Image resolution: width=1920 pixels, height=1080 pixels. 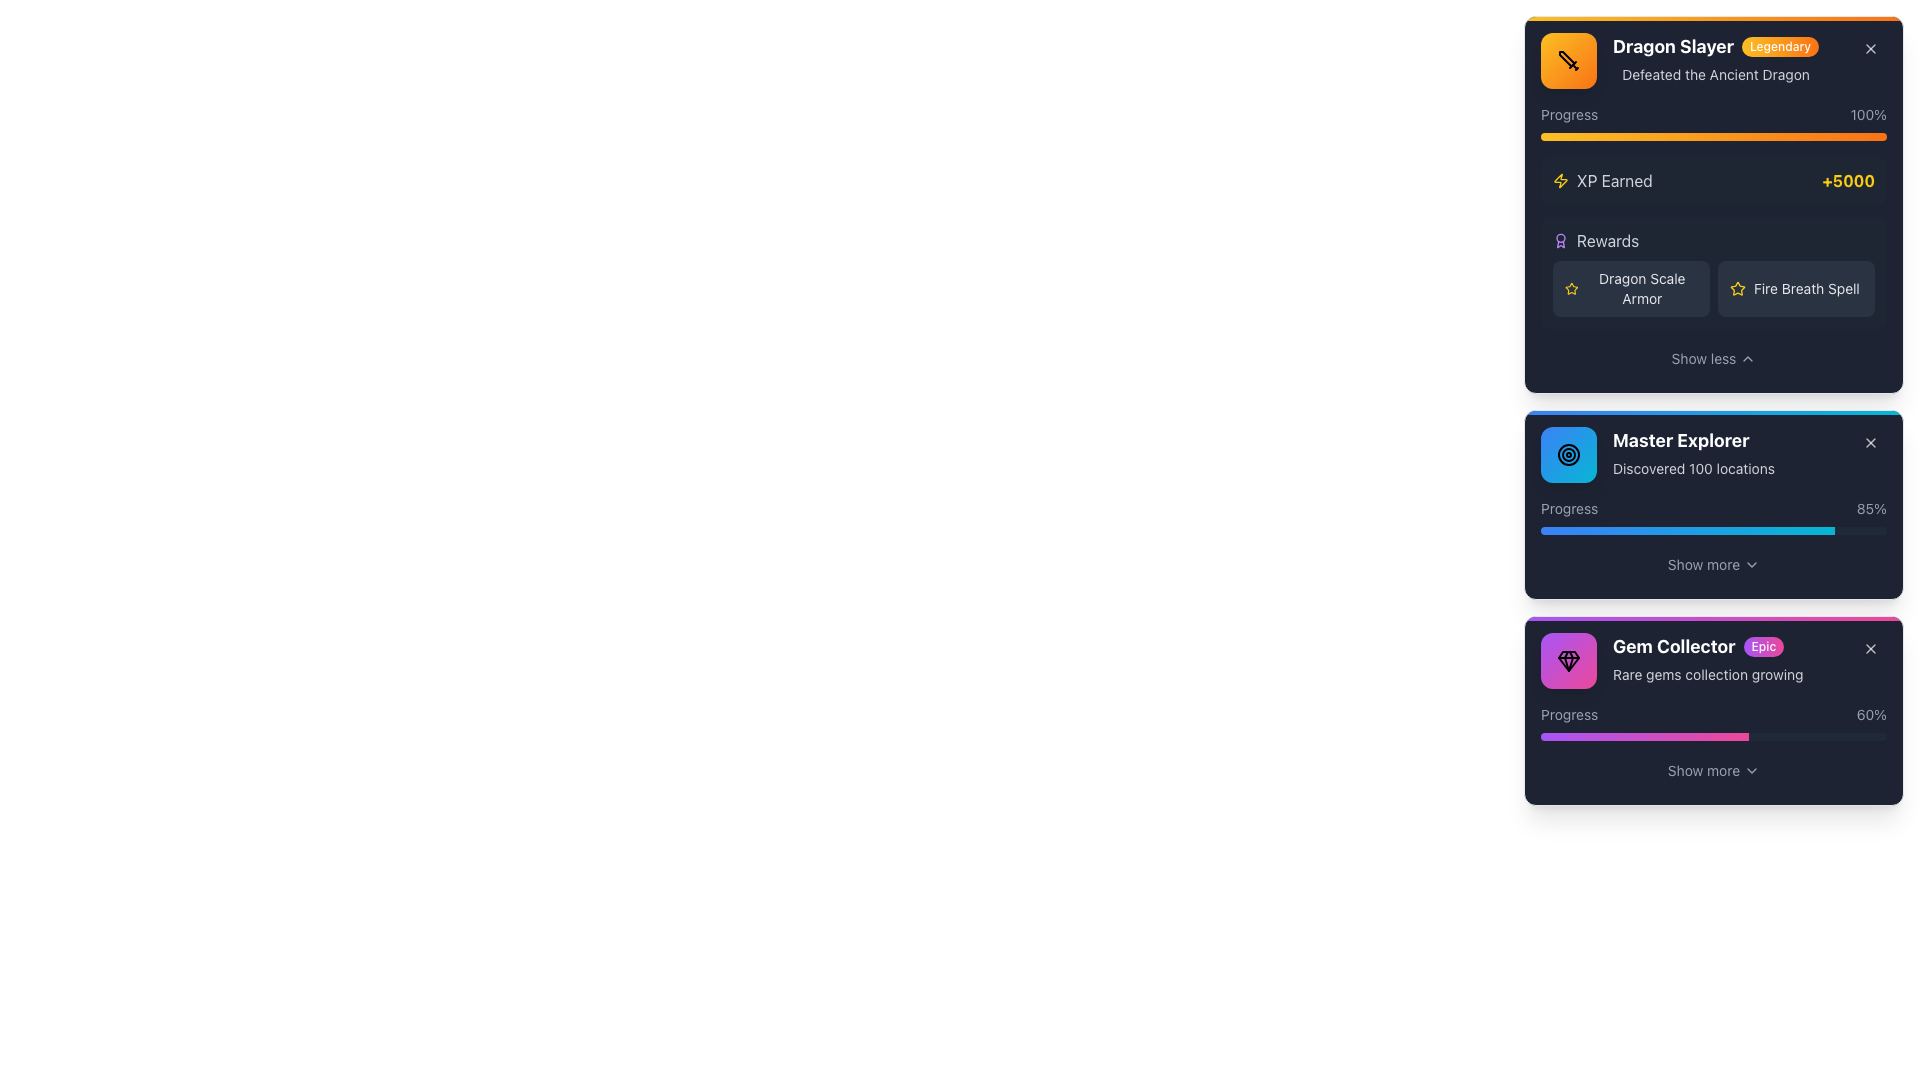 What do you see at coordinates (1712, 564) in the screenshot?
I see `the 'Show more' button located at the bottom of the 'Master Explorer' card` at bounding box center [1712, 564].